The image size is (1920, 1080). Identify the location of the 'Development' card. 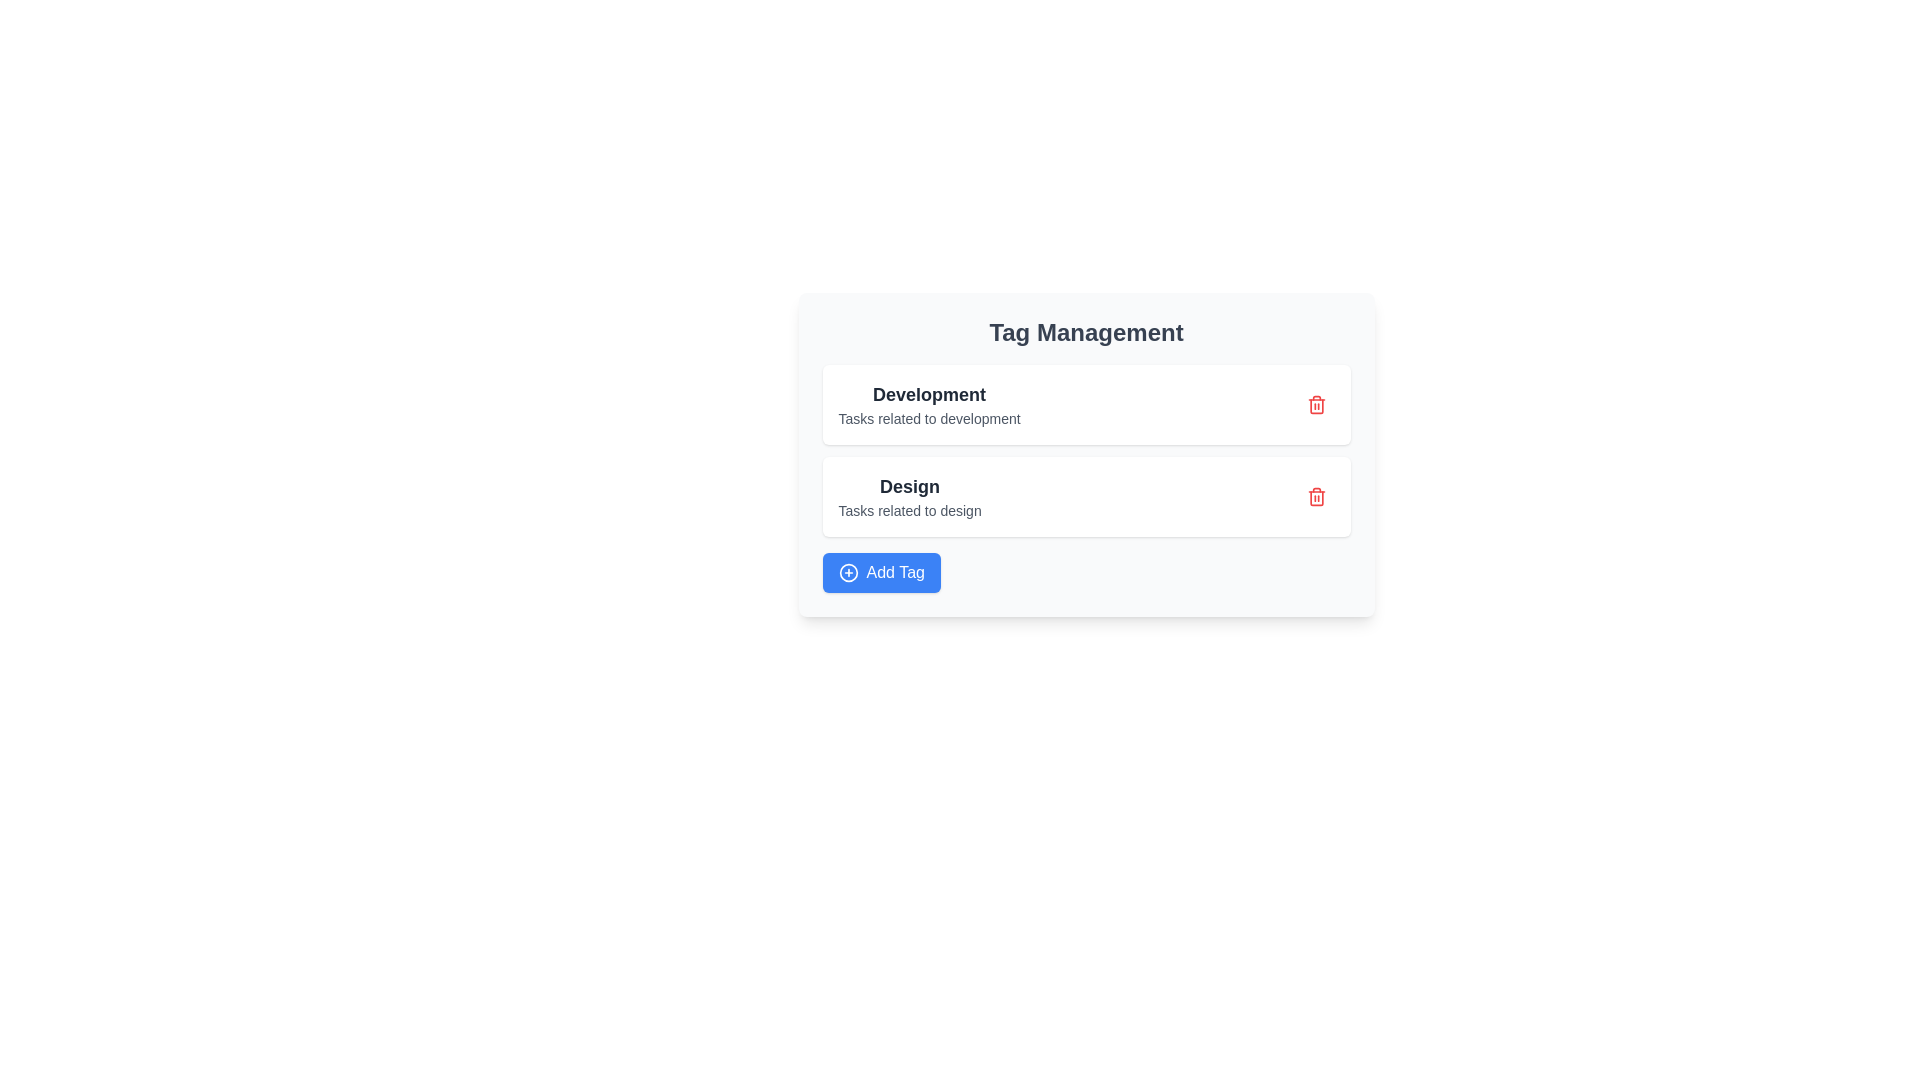
(928, 405).